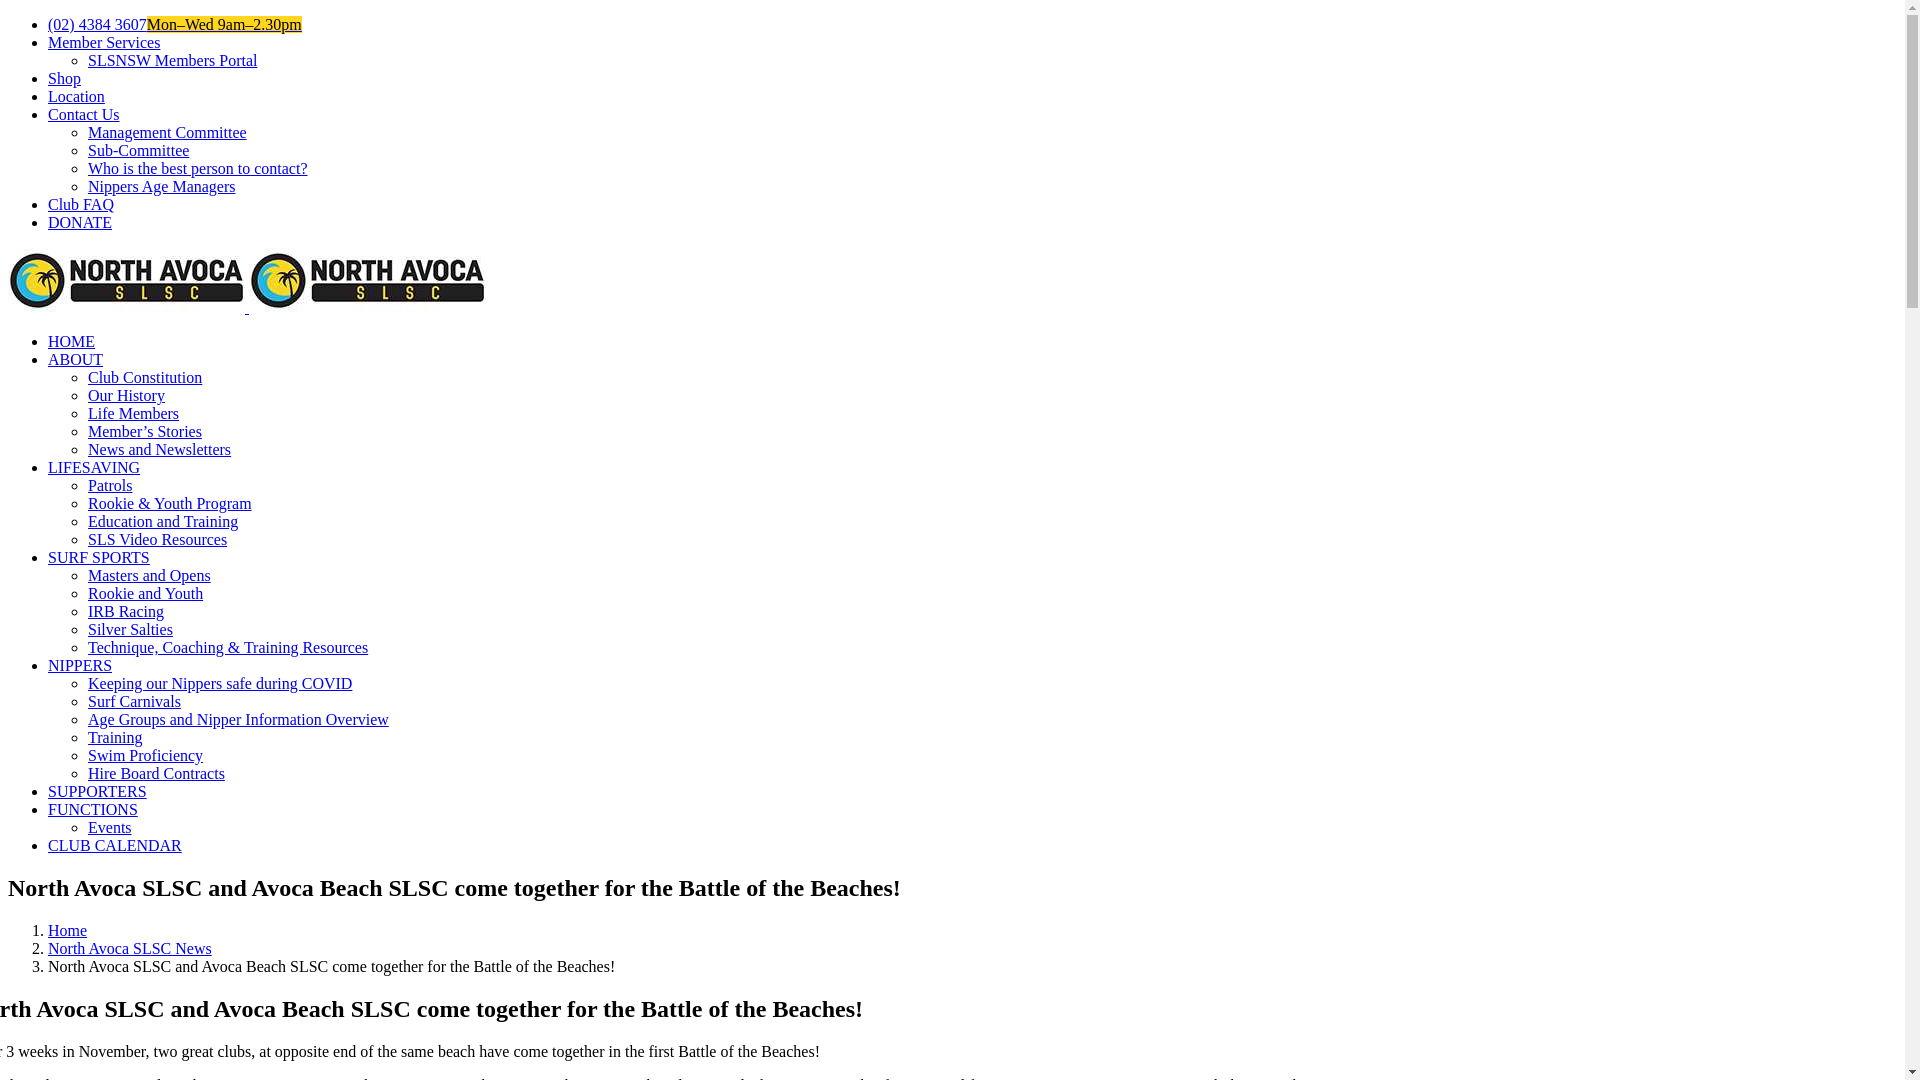 The width and height of the screenshot is (1920, 1080). Describe the element at coordinates (96, 790) in the screenshot. I see `'SUPPORTERS'` at that location.